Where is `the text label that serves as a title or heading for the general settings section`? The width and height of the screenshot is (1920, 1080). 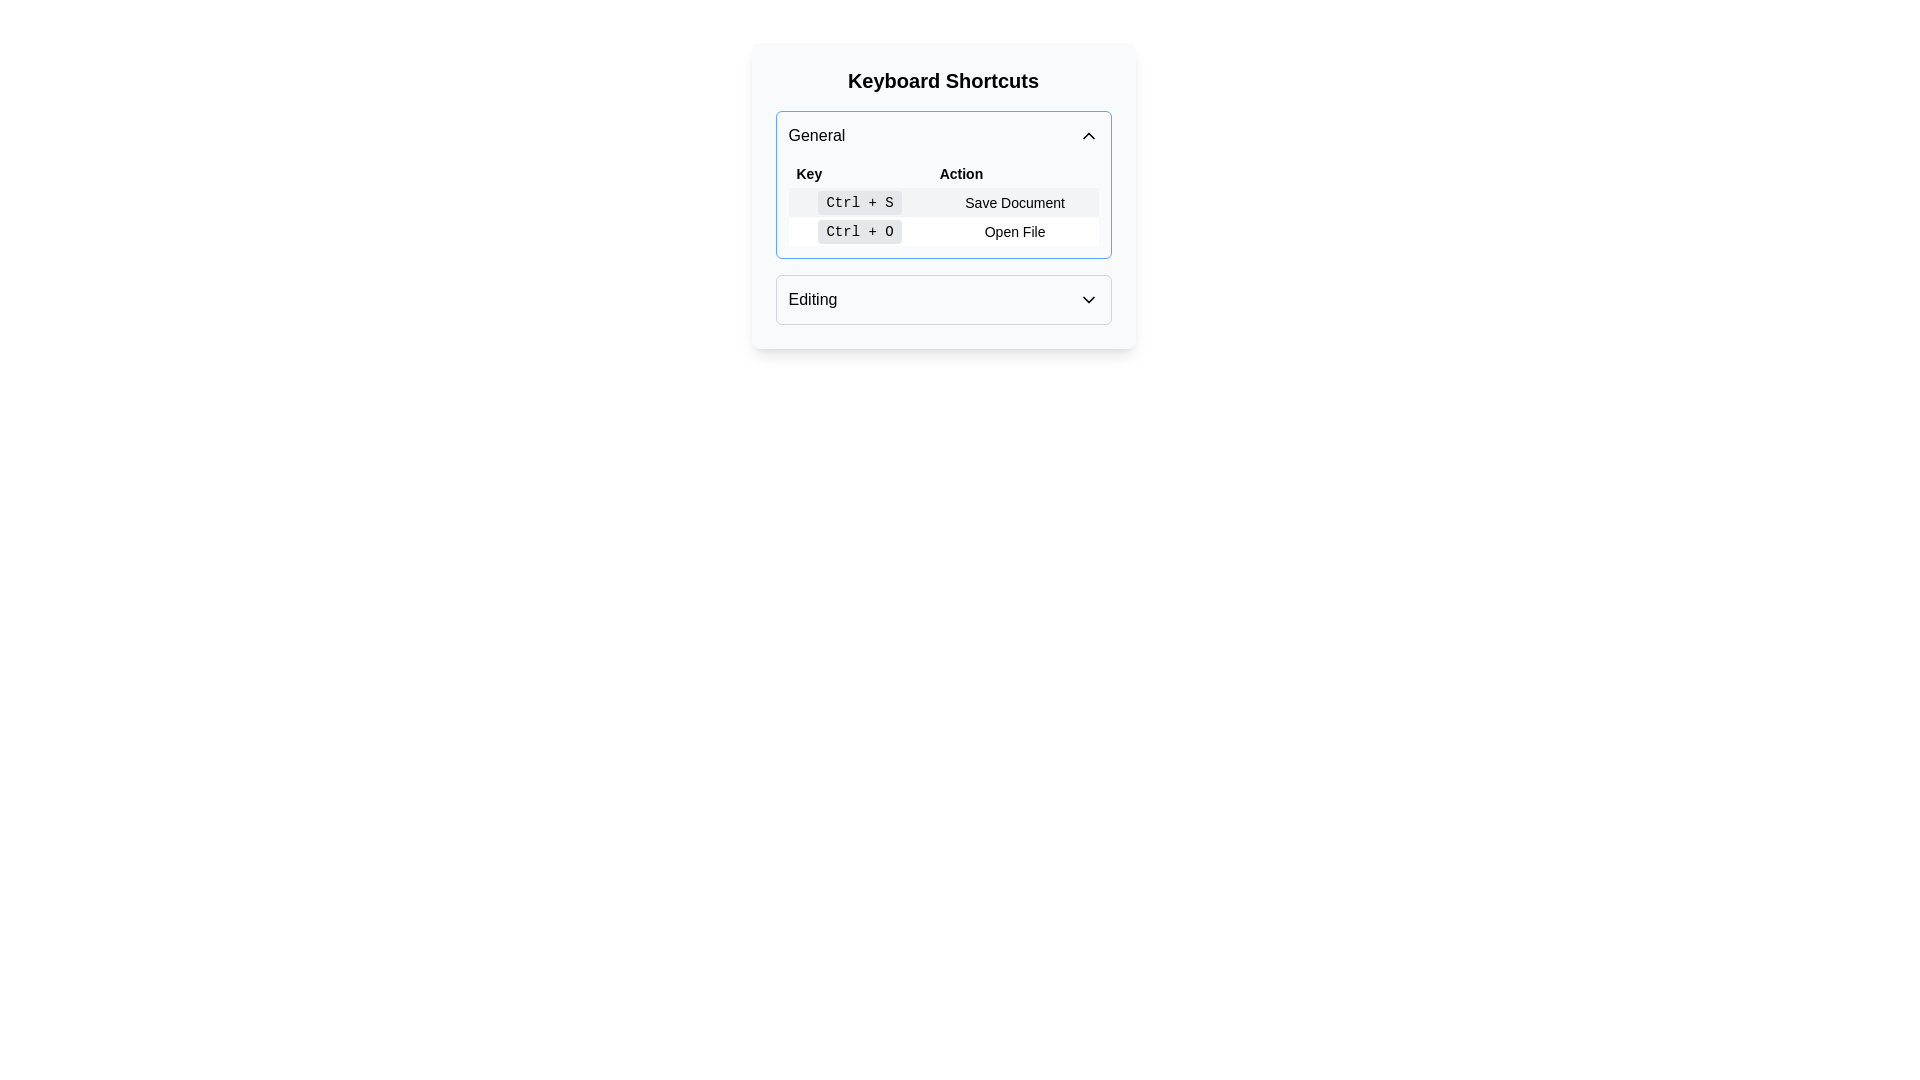
the text label that serves as a title or heading for the general settings section is located at coordinates (816, 135).